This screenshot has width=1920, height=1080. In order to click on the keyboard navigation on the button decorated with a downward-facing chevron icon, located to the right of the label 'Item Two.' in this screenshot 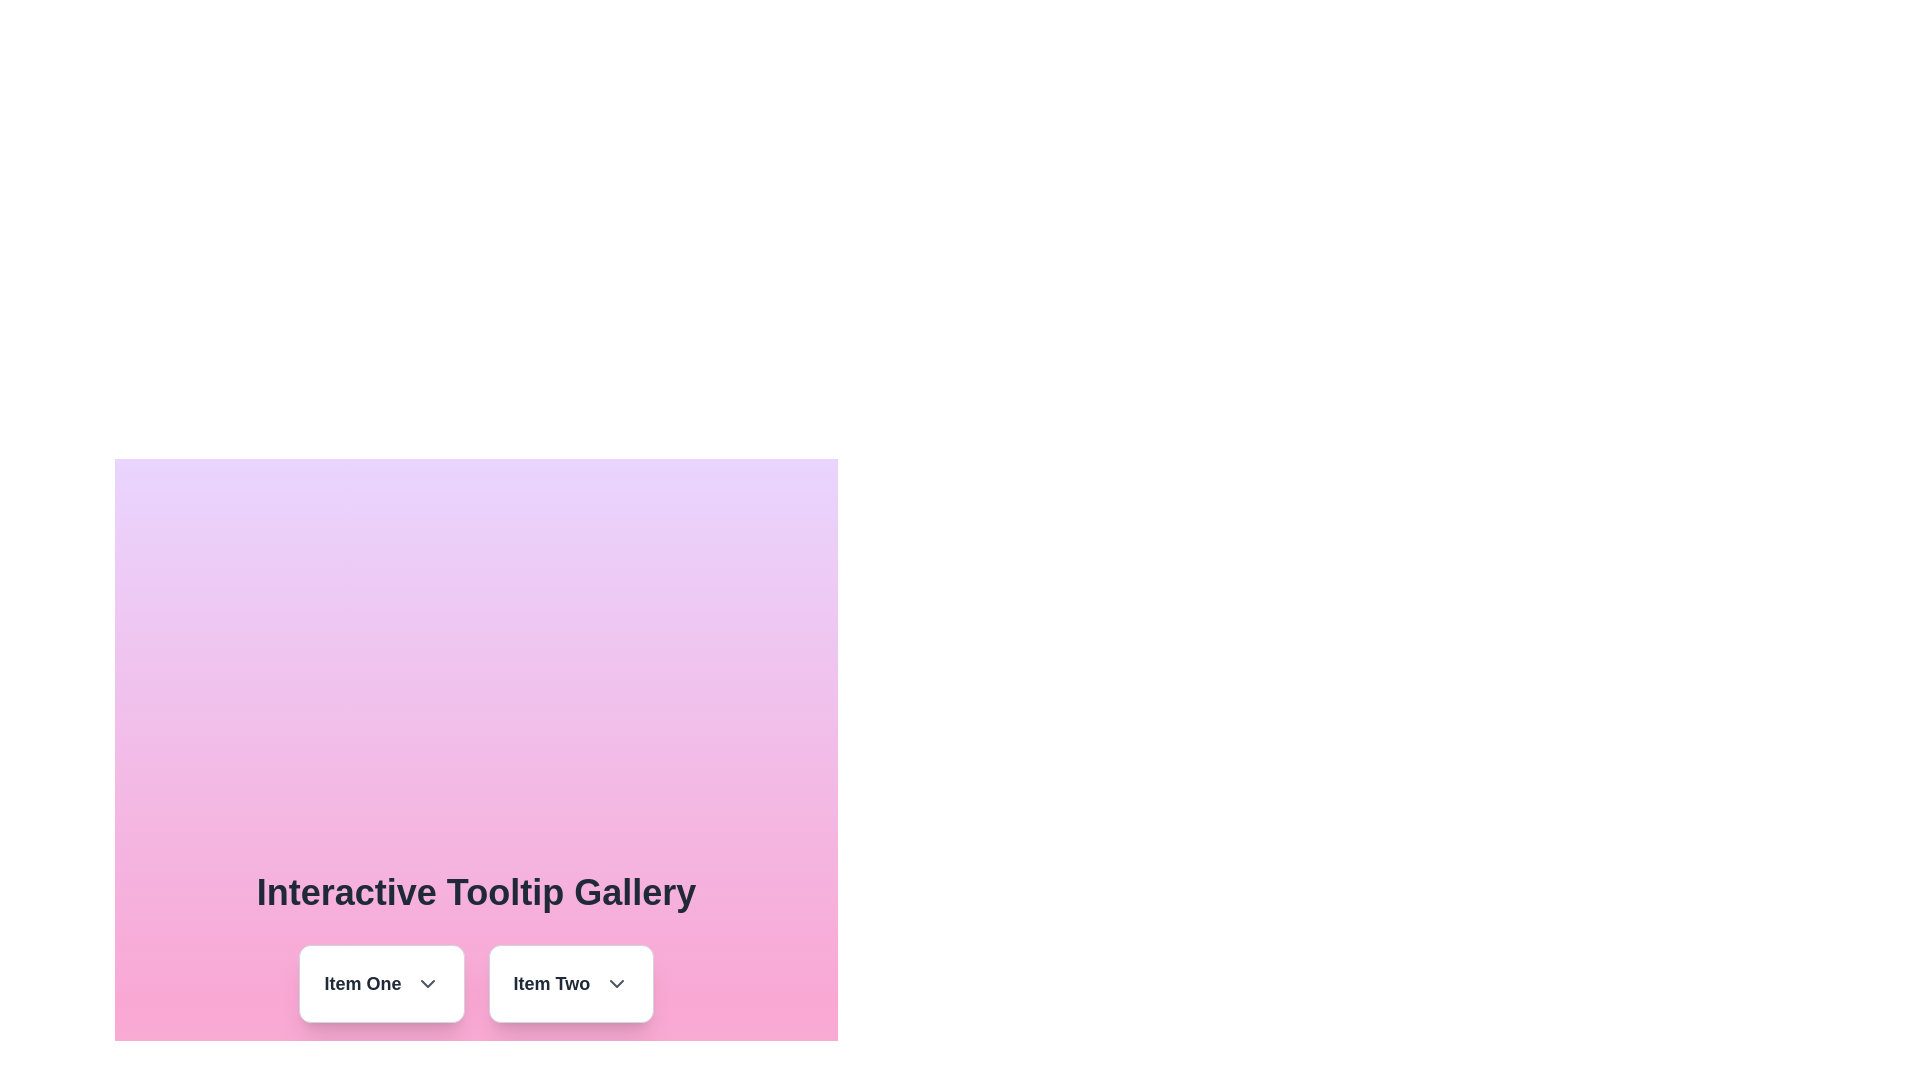, I will do `click(615, 982)`.